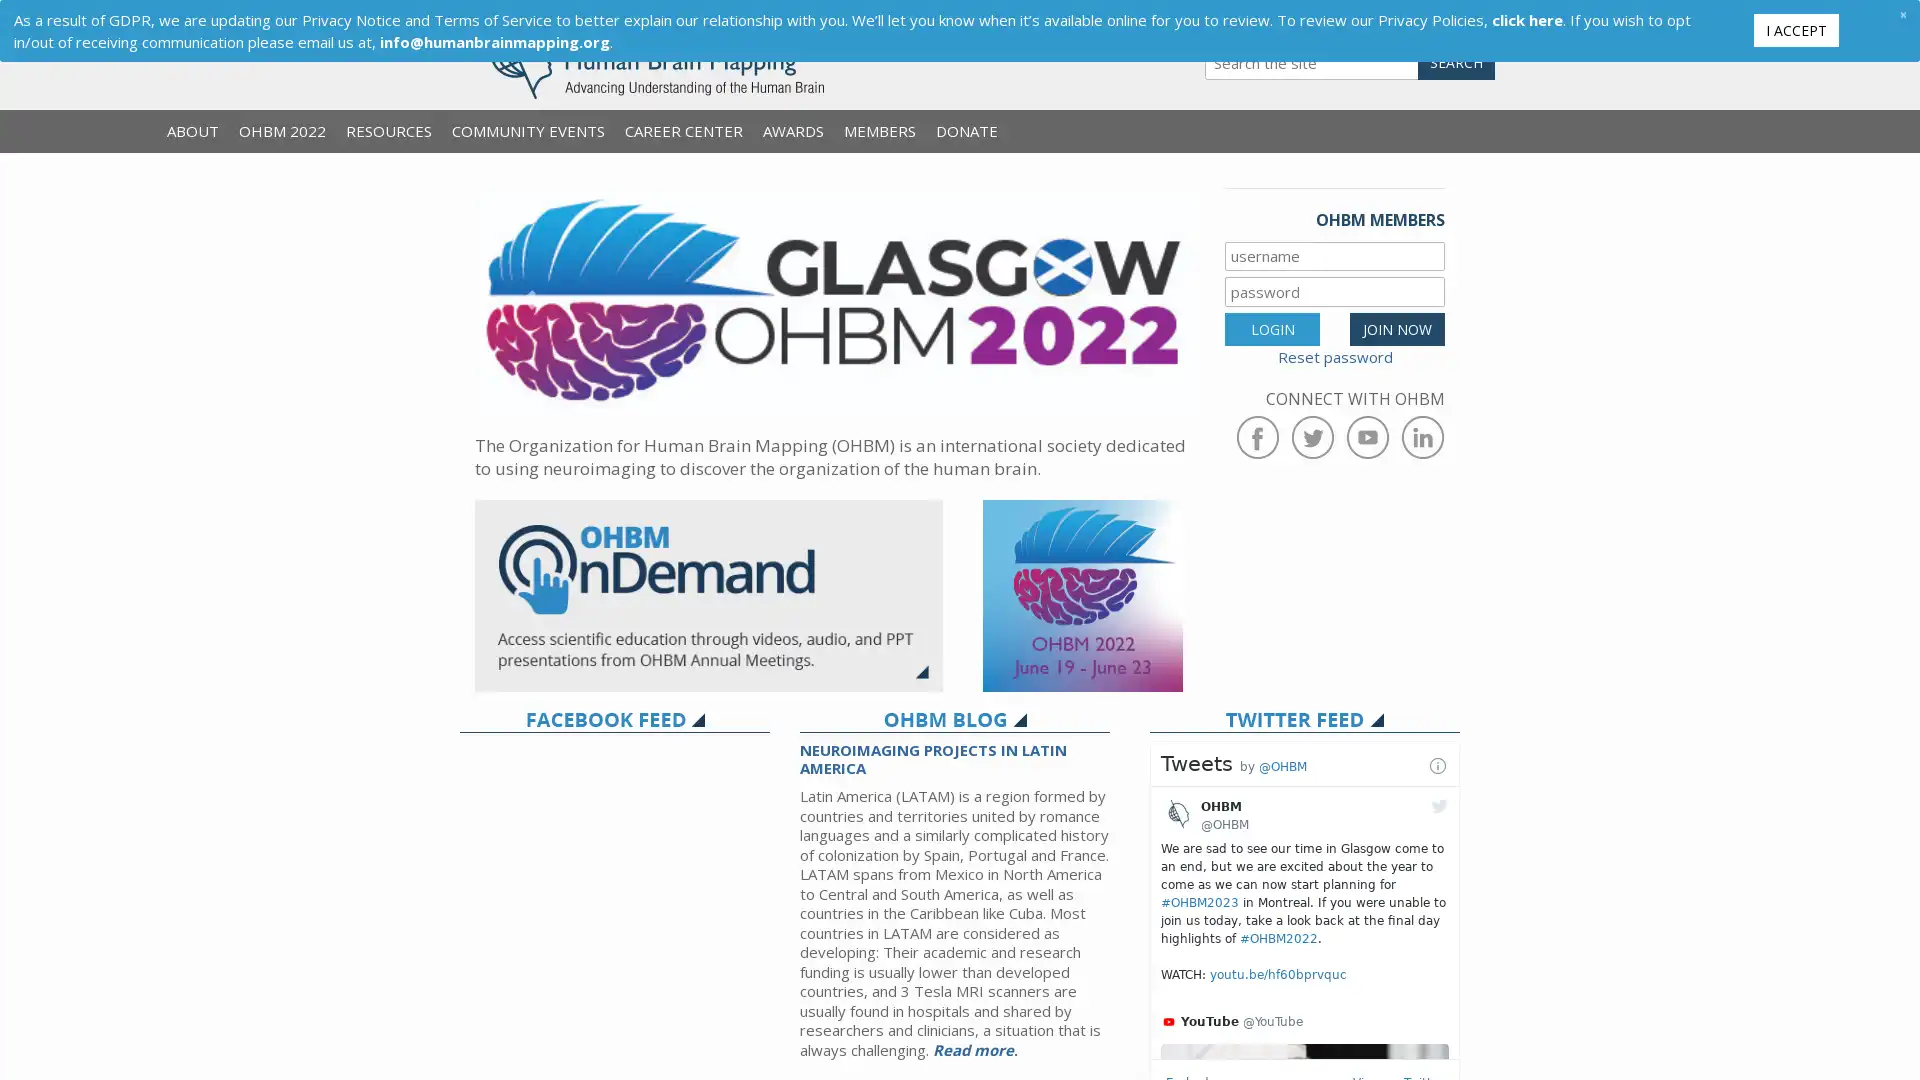  Describe the element at coordinates (1141, 338) in the screenshot. I see `Next` at that location.